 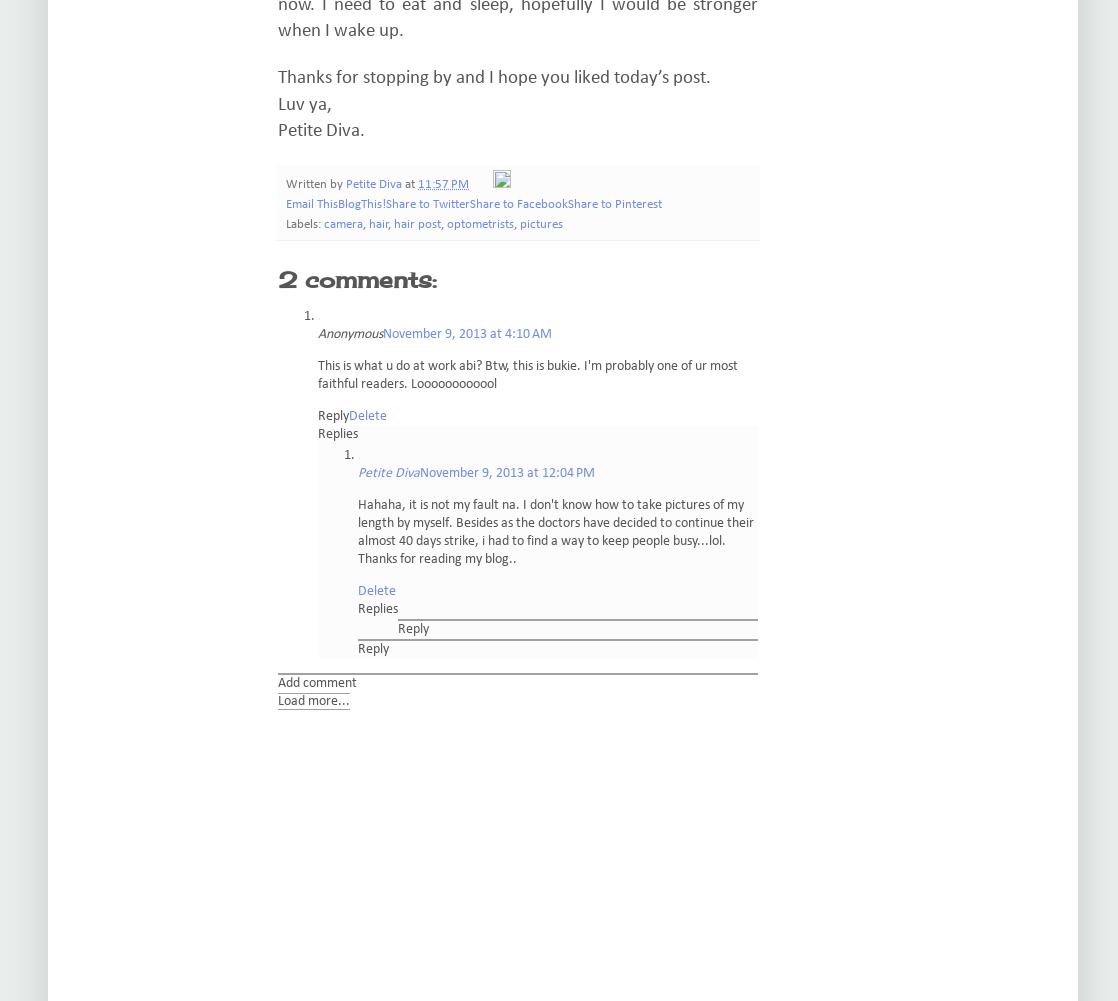 I want to click on 'November 9, 2013 at 4:10 AM', so click(x=466, y=334).